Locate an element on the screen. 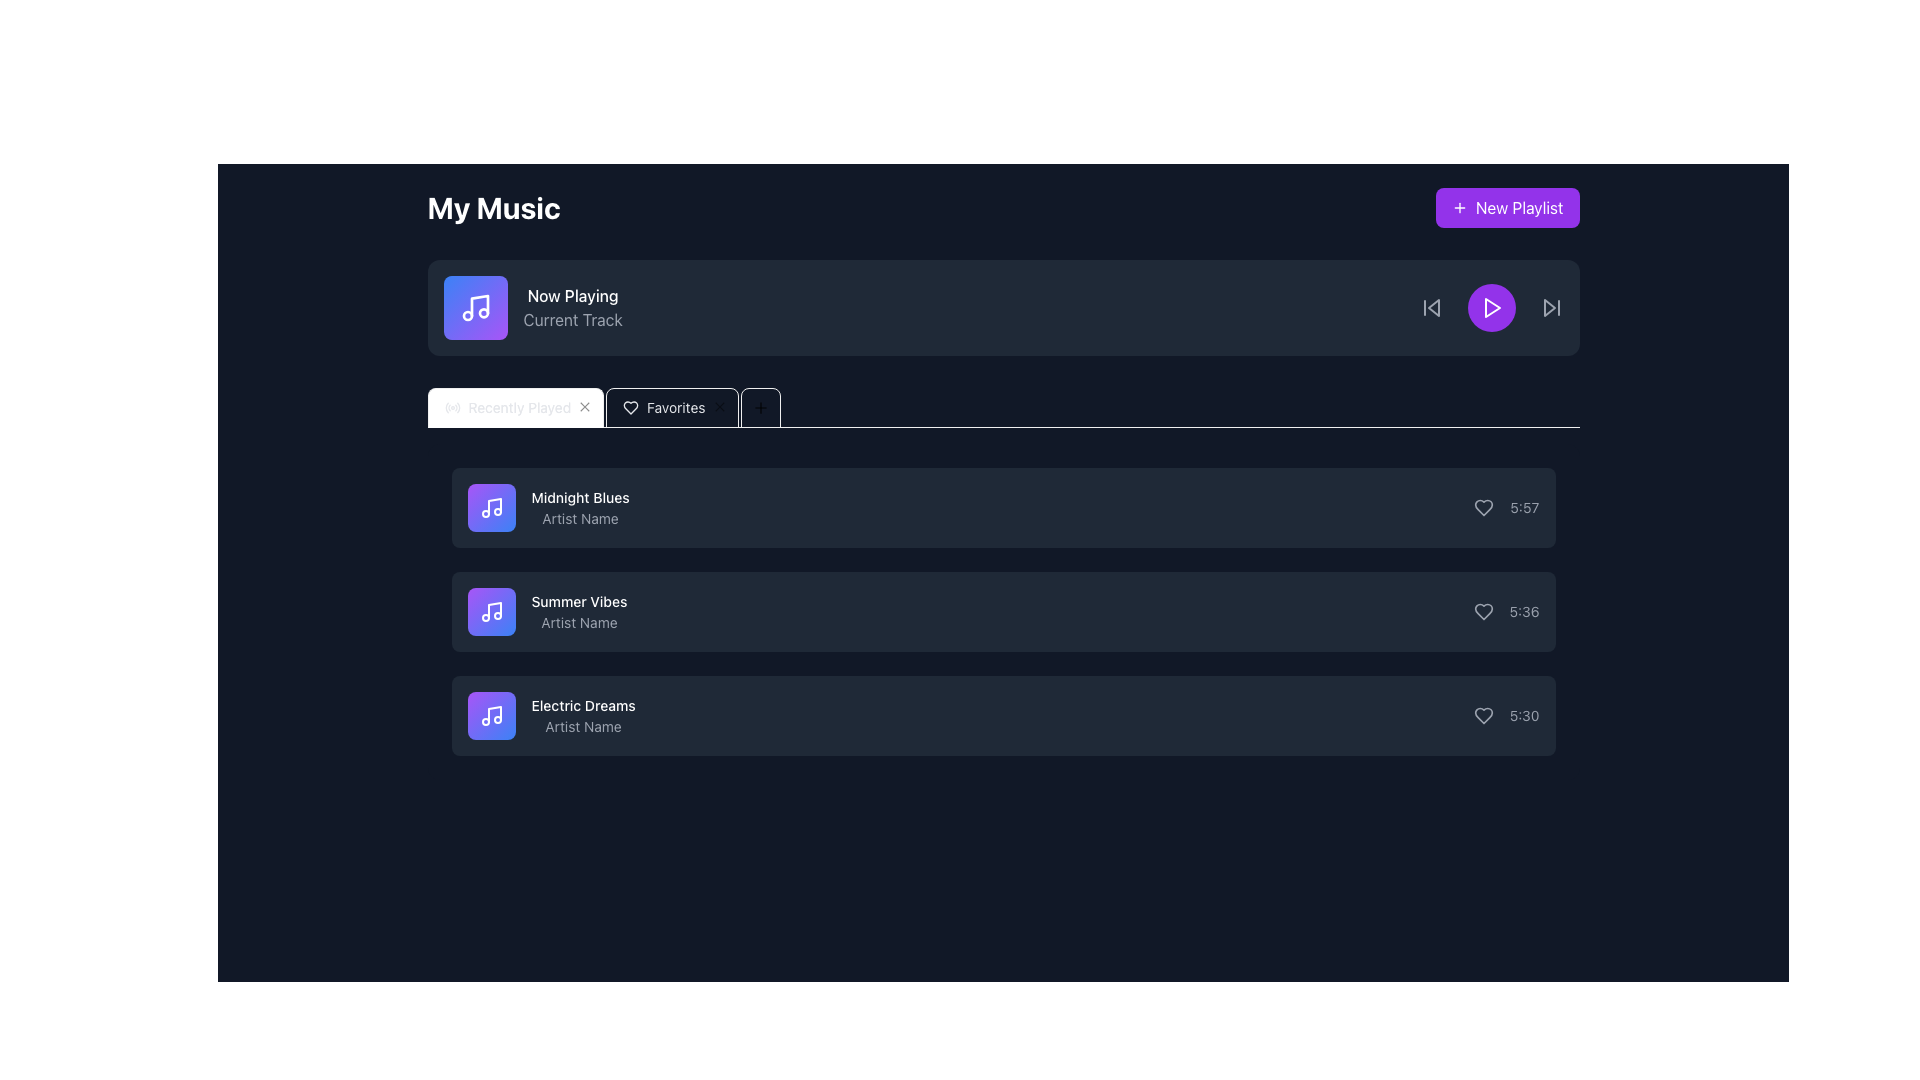 Image resolution: width=1920 pixels, height=1080 pixels. the composite music track element titled 'Electric Dreams' is located at coordinates (551, 715).